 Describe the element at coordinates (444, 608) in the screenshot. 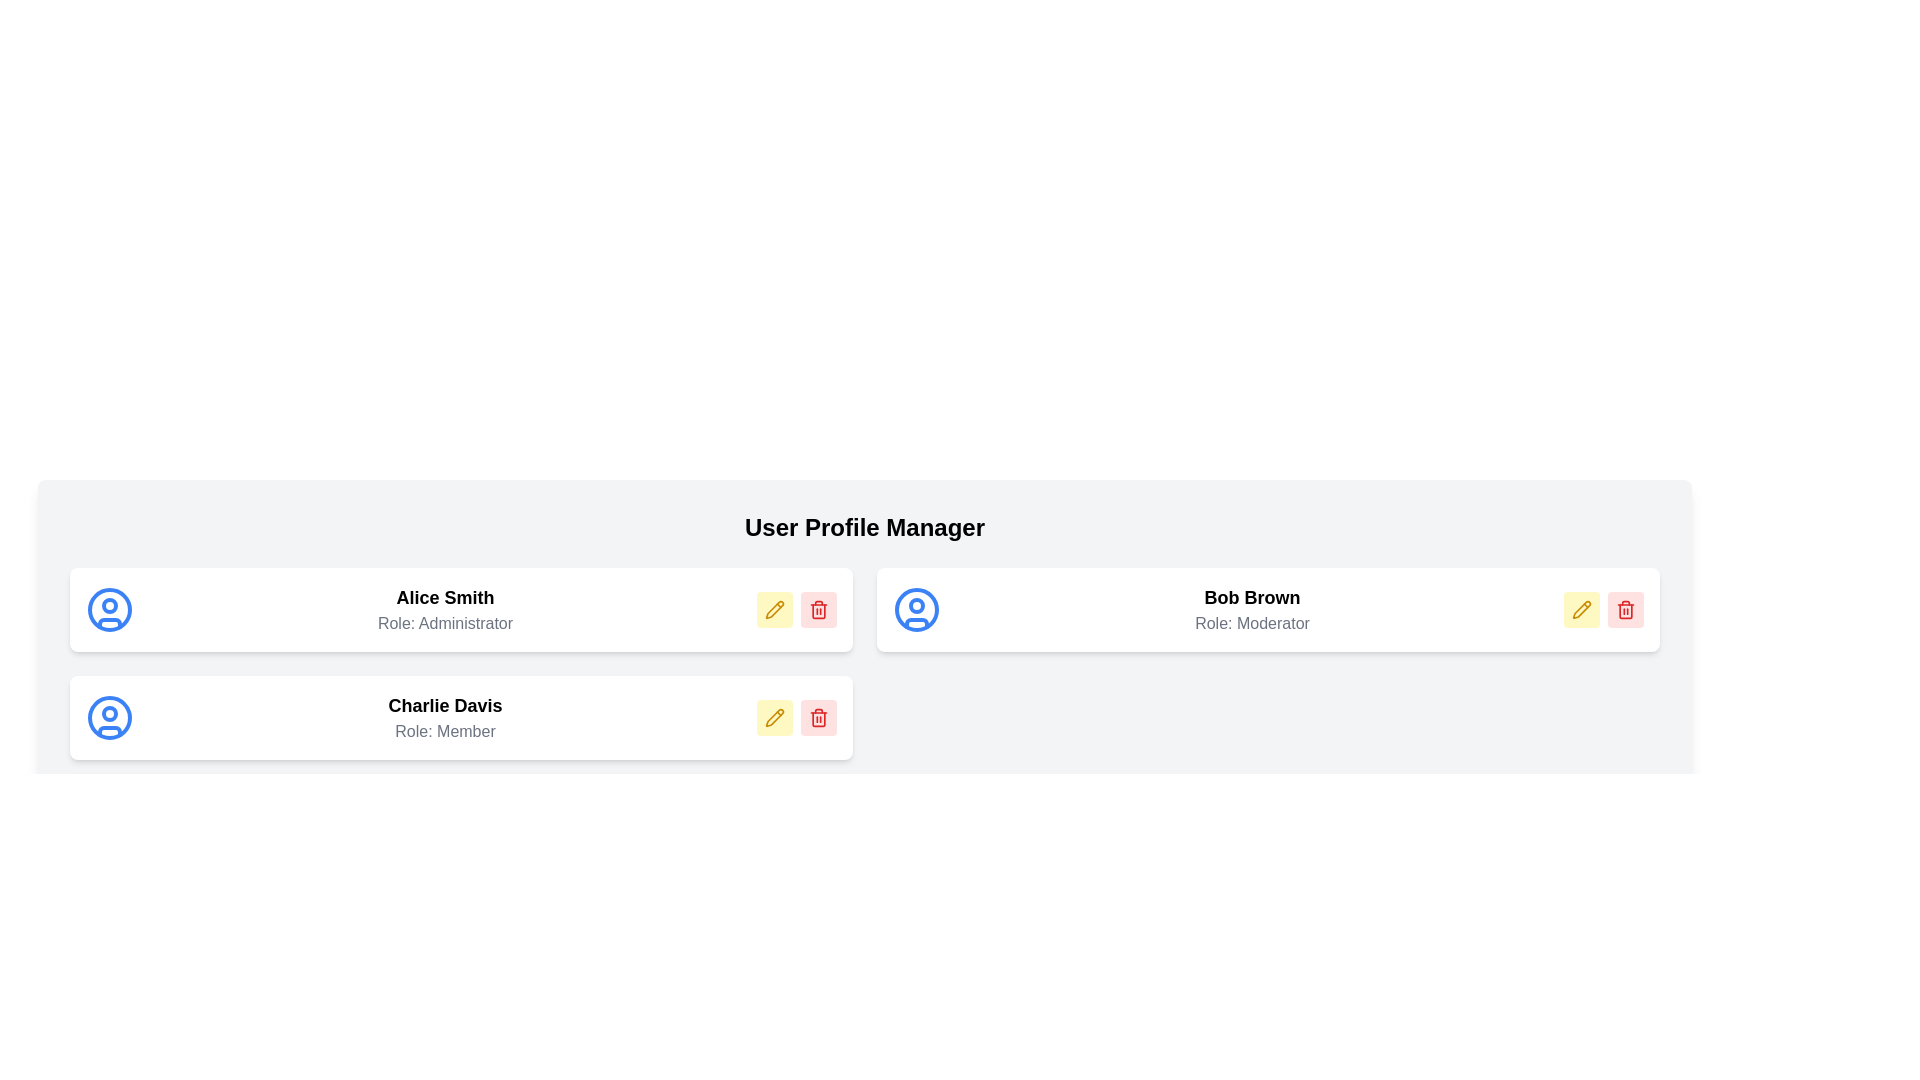

I see `the Text area displaying the name 'Alice Smith' and role 'Administrator' in the upper left card of the user profiles grid` at that location.